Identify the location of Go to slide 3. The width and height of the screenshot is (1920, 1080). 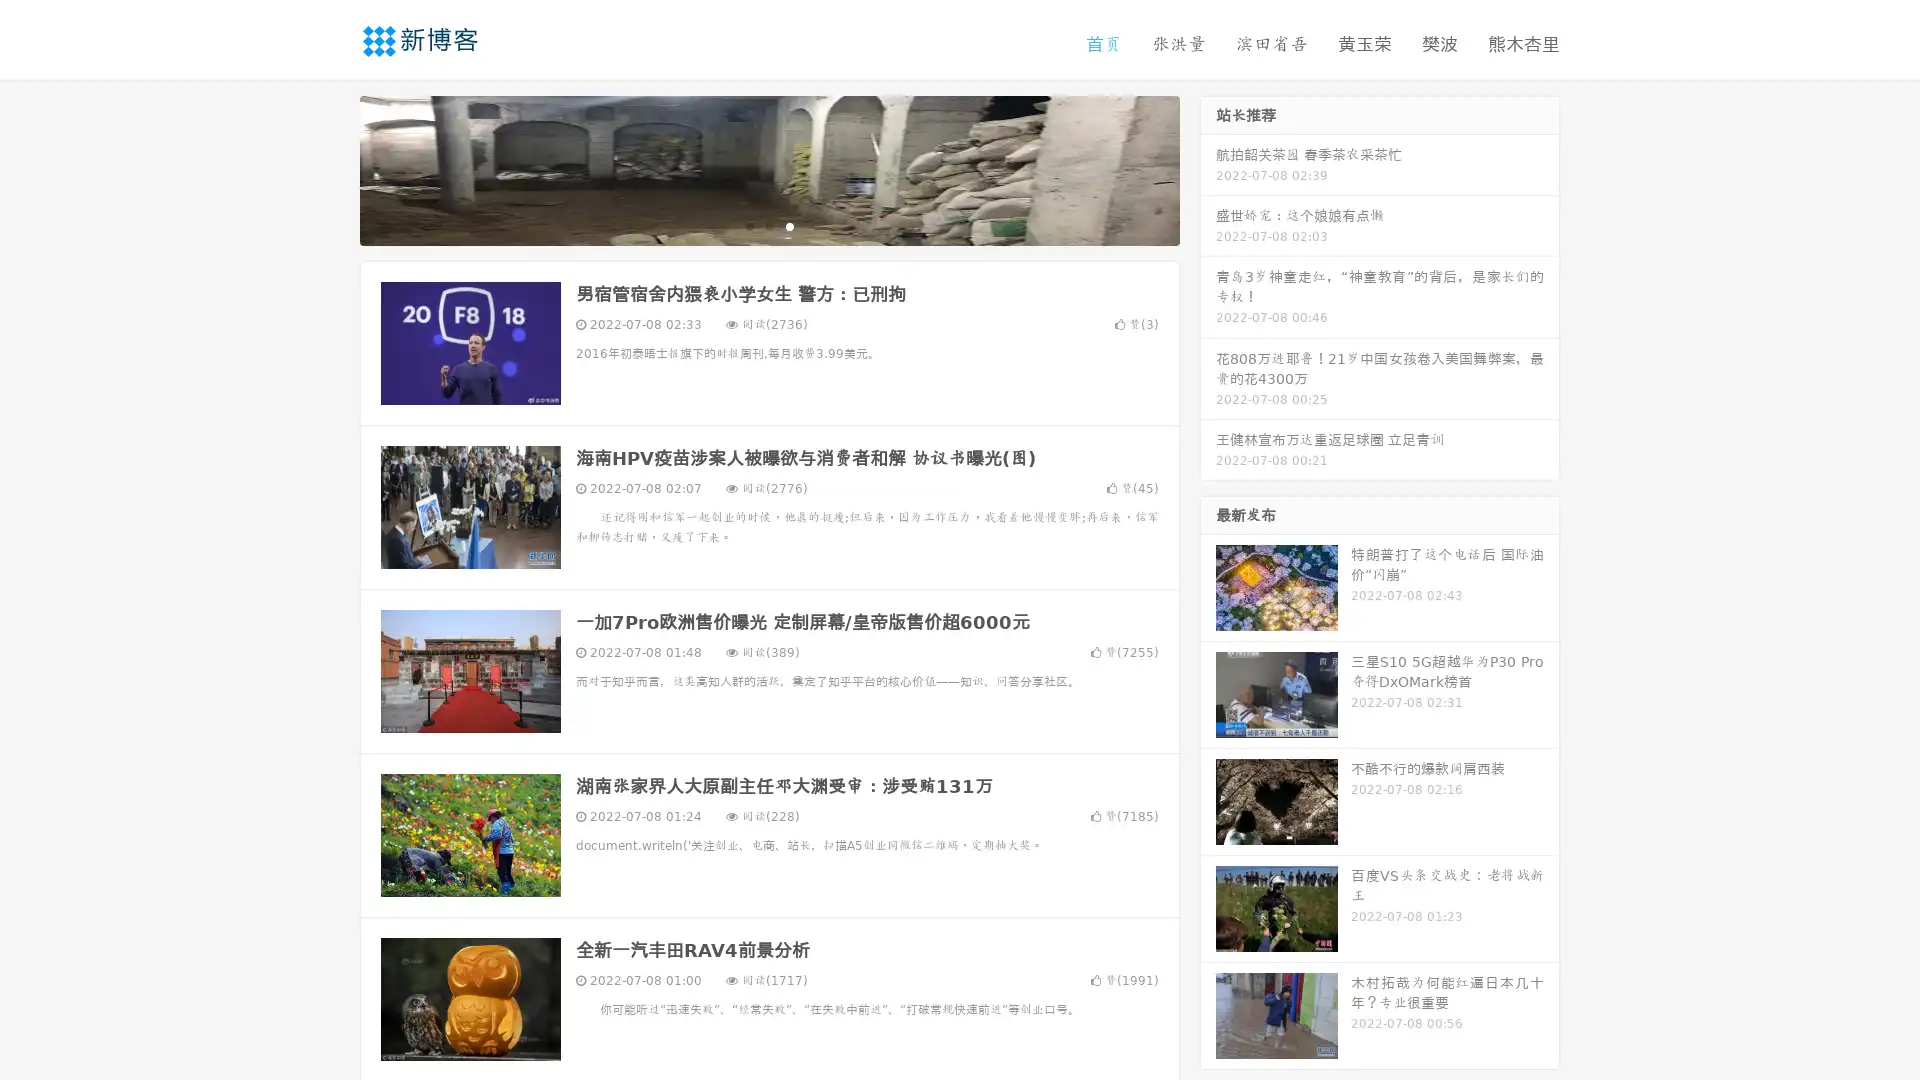
(789, 225).